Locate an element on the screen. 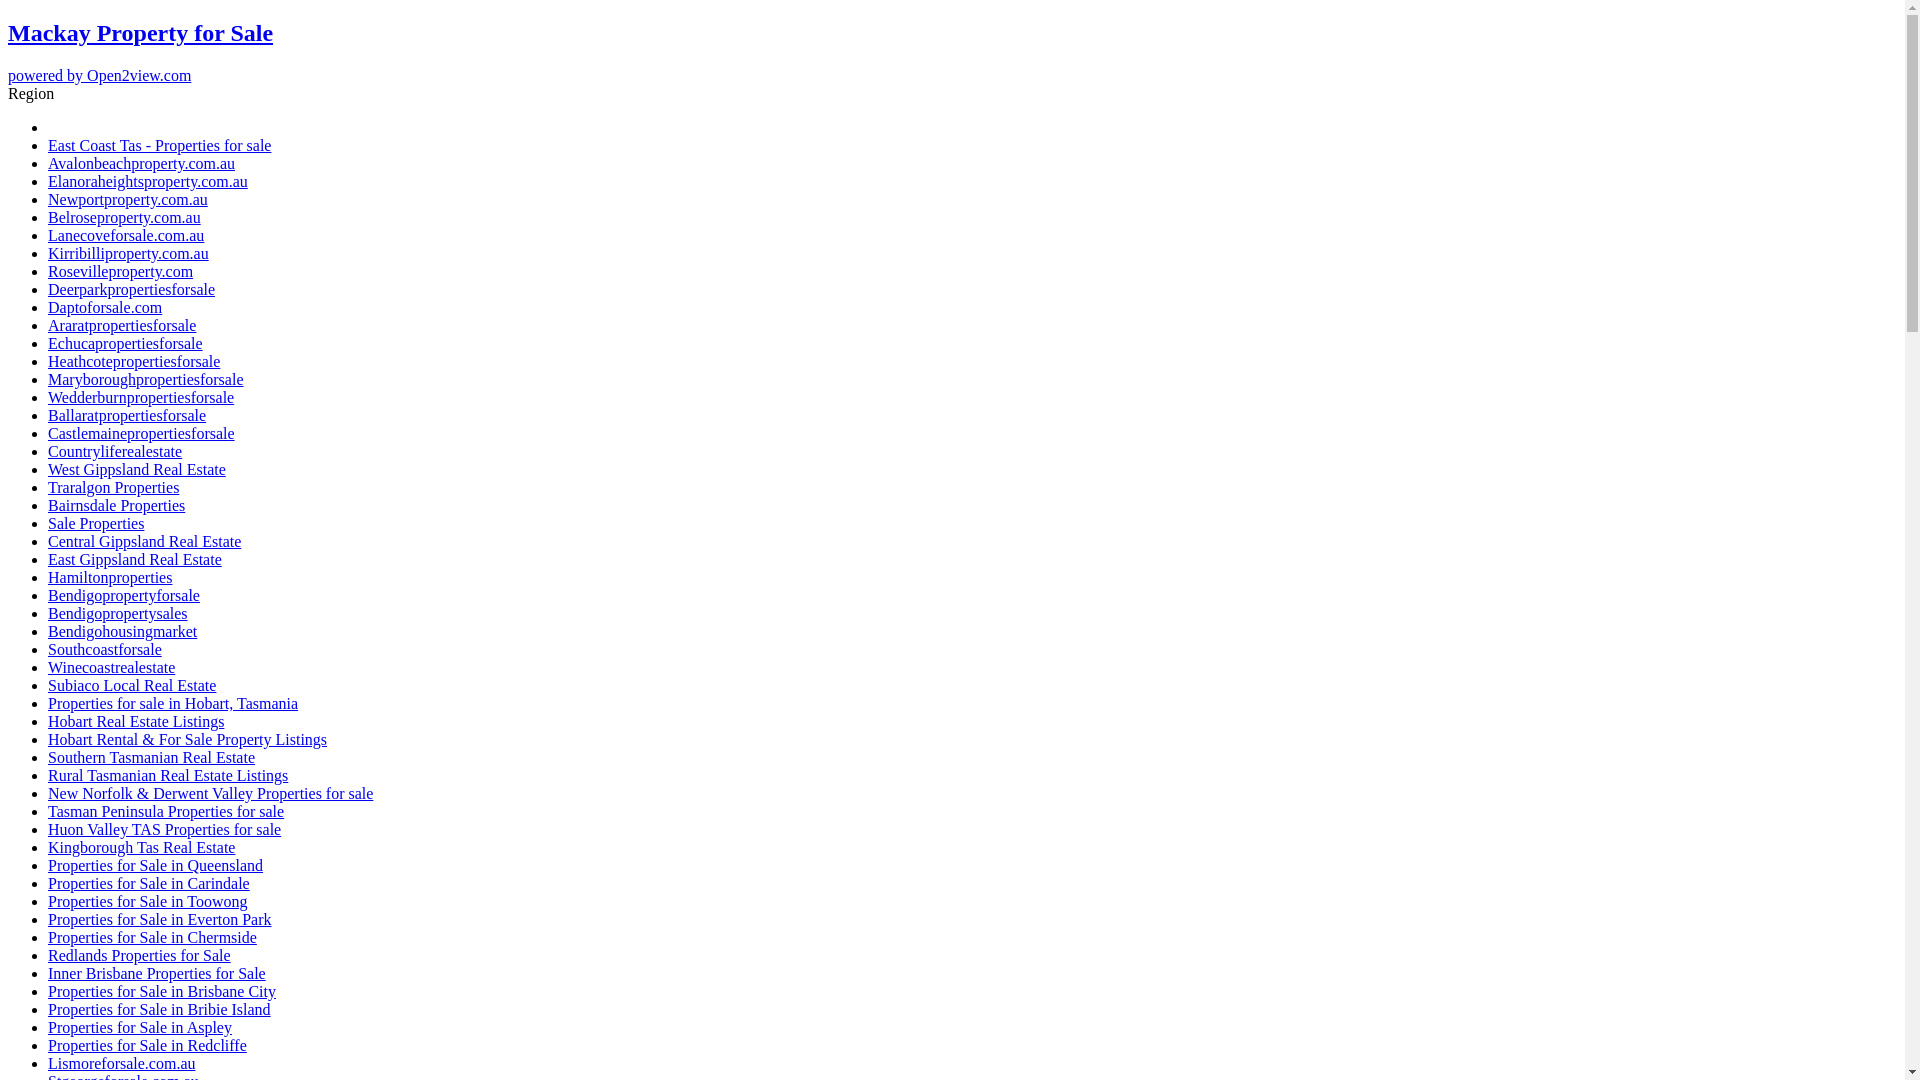 This screenshot has height=1080, width=1920. 'Sale Properties' is located at coordinates (95, 522).